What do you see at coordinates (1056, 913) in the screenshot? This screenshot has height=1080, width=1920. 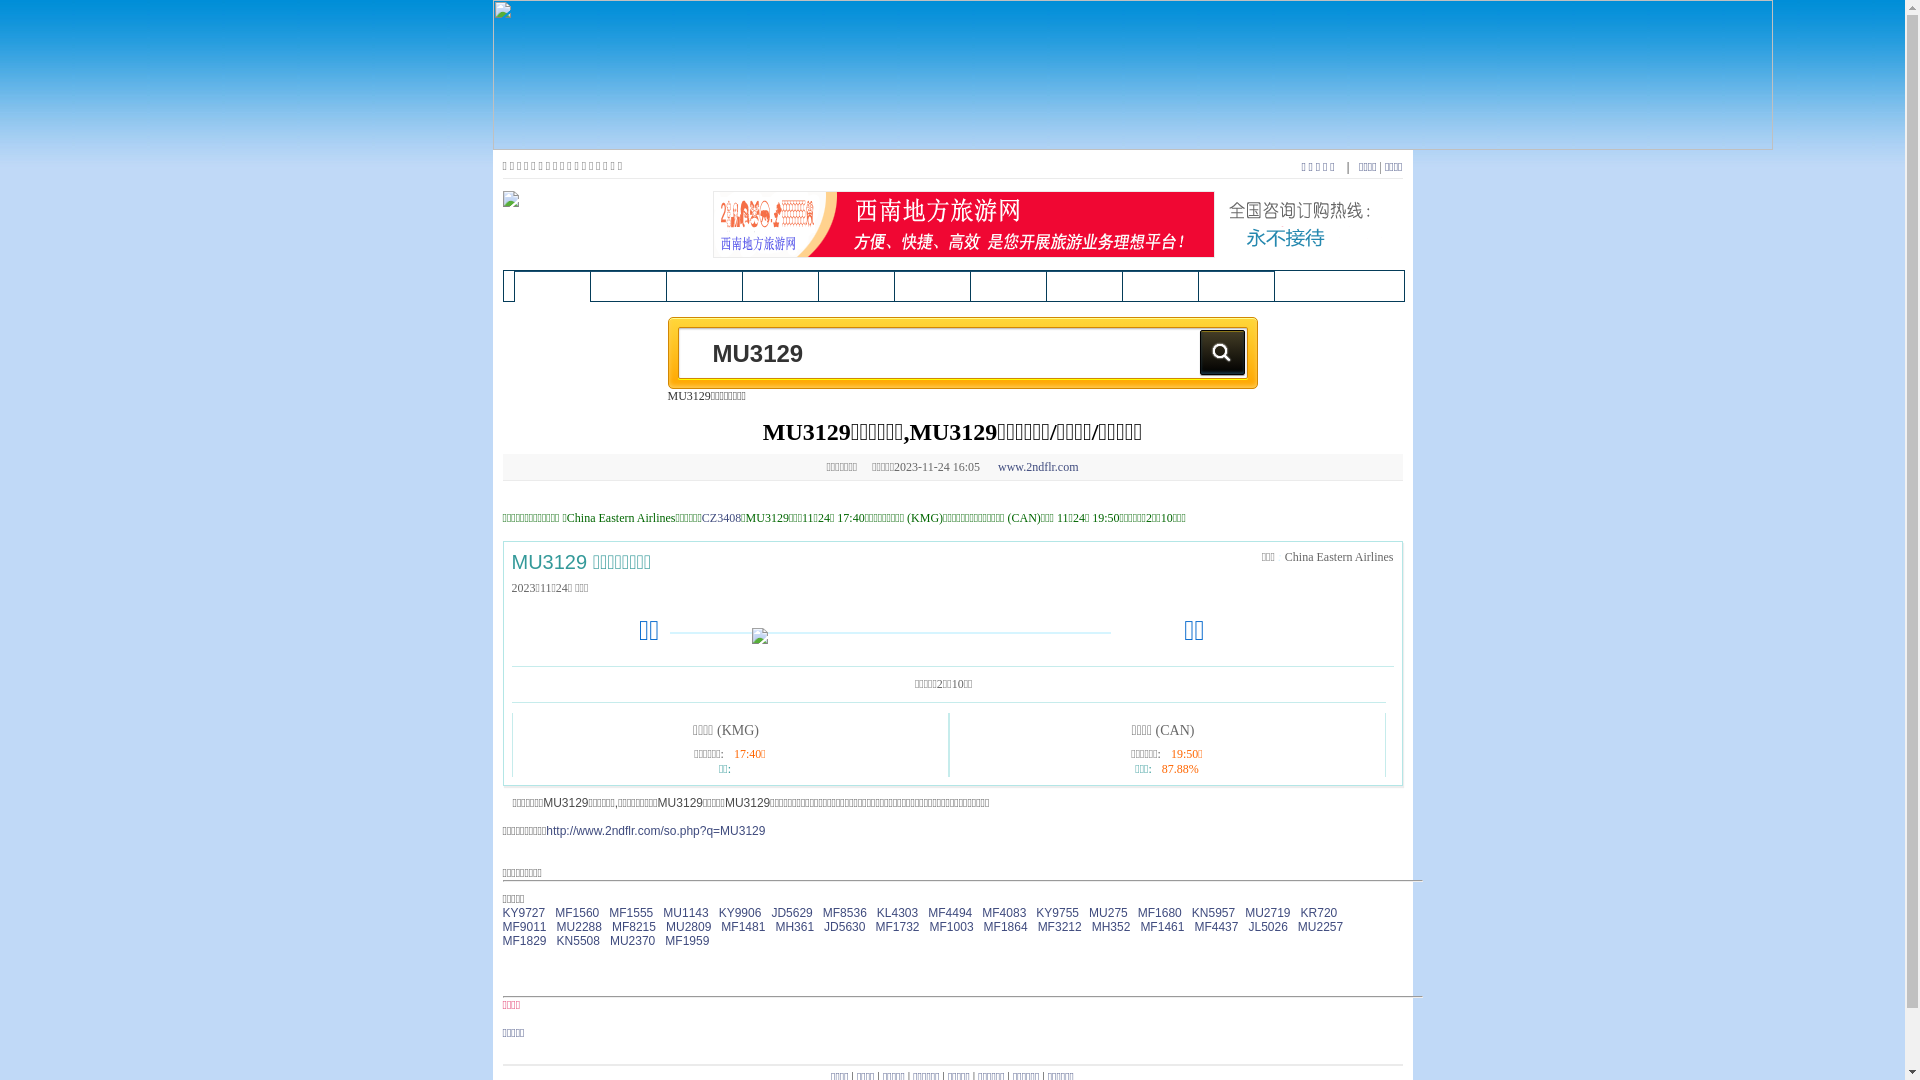 I see `'KY9755'` at bounding box center [1056, 913].